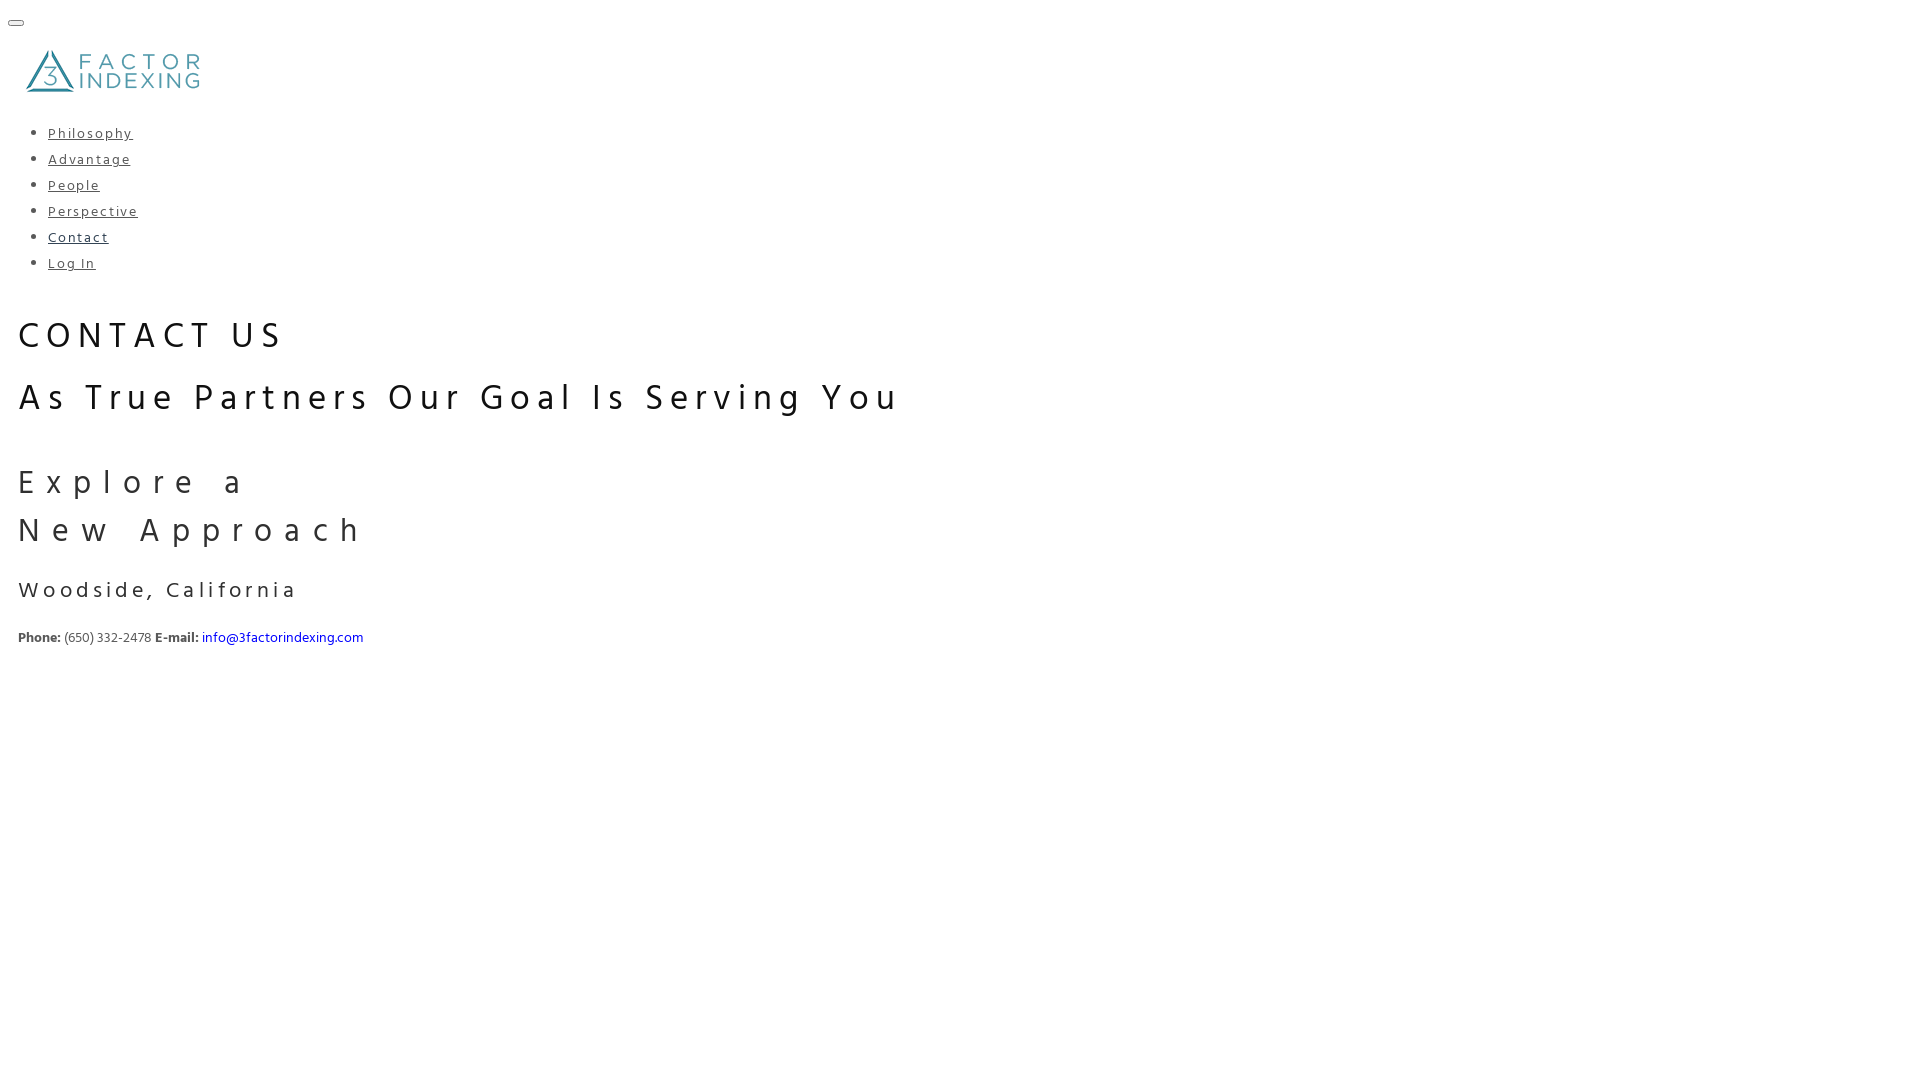 The height and width of the screenshot is (1080, 1920). What do you see at coordinates (91, 212) in the screenshot?
I see `'Perspective'` at bounding box center [91, 212].